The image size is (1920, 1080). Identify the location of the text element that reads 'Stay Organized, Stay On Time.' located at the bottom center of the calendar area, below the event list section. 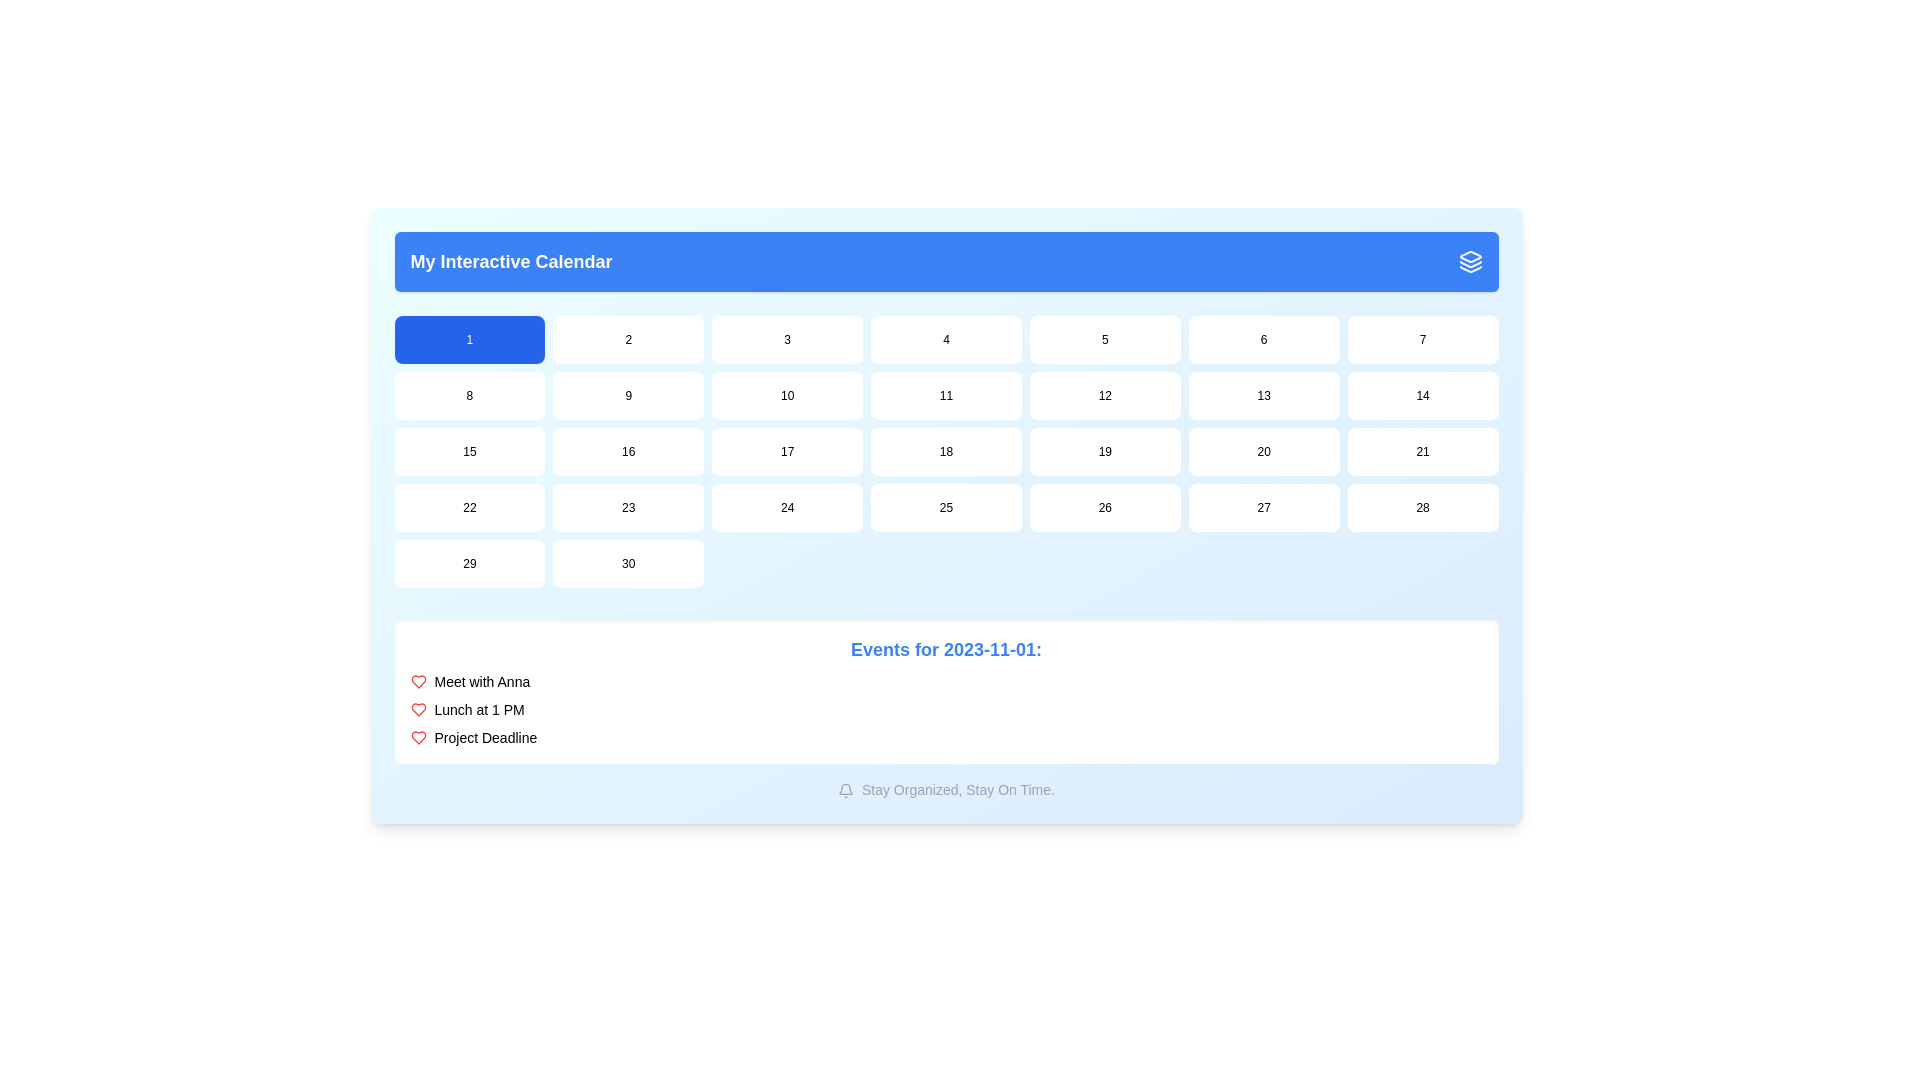
(945, 789).